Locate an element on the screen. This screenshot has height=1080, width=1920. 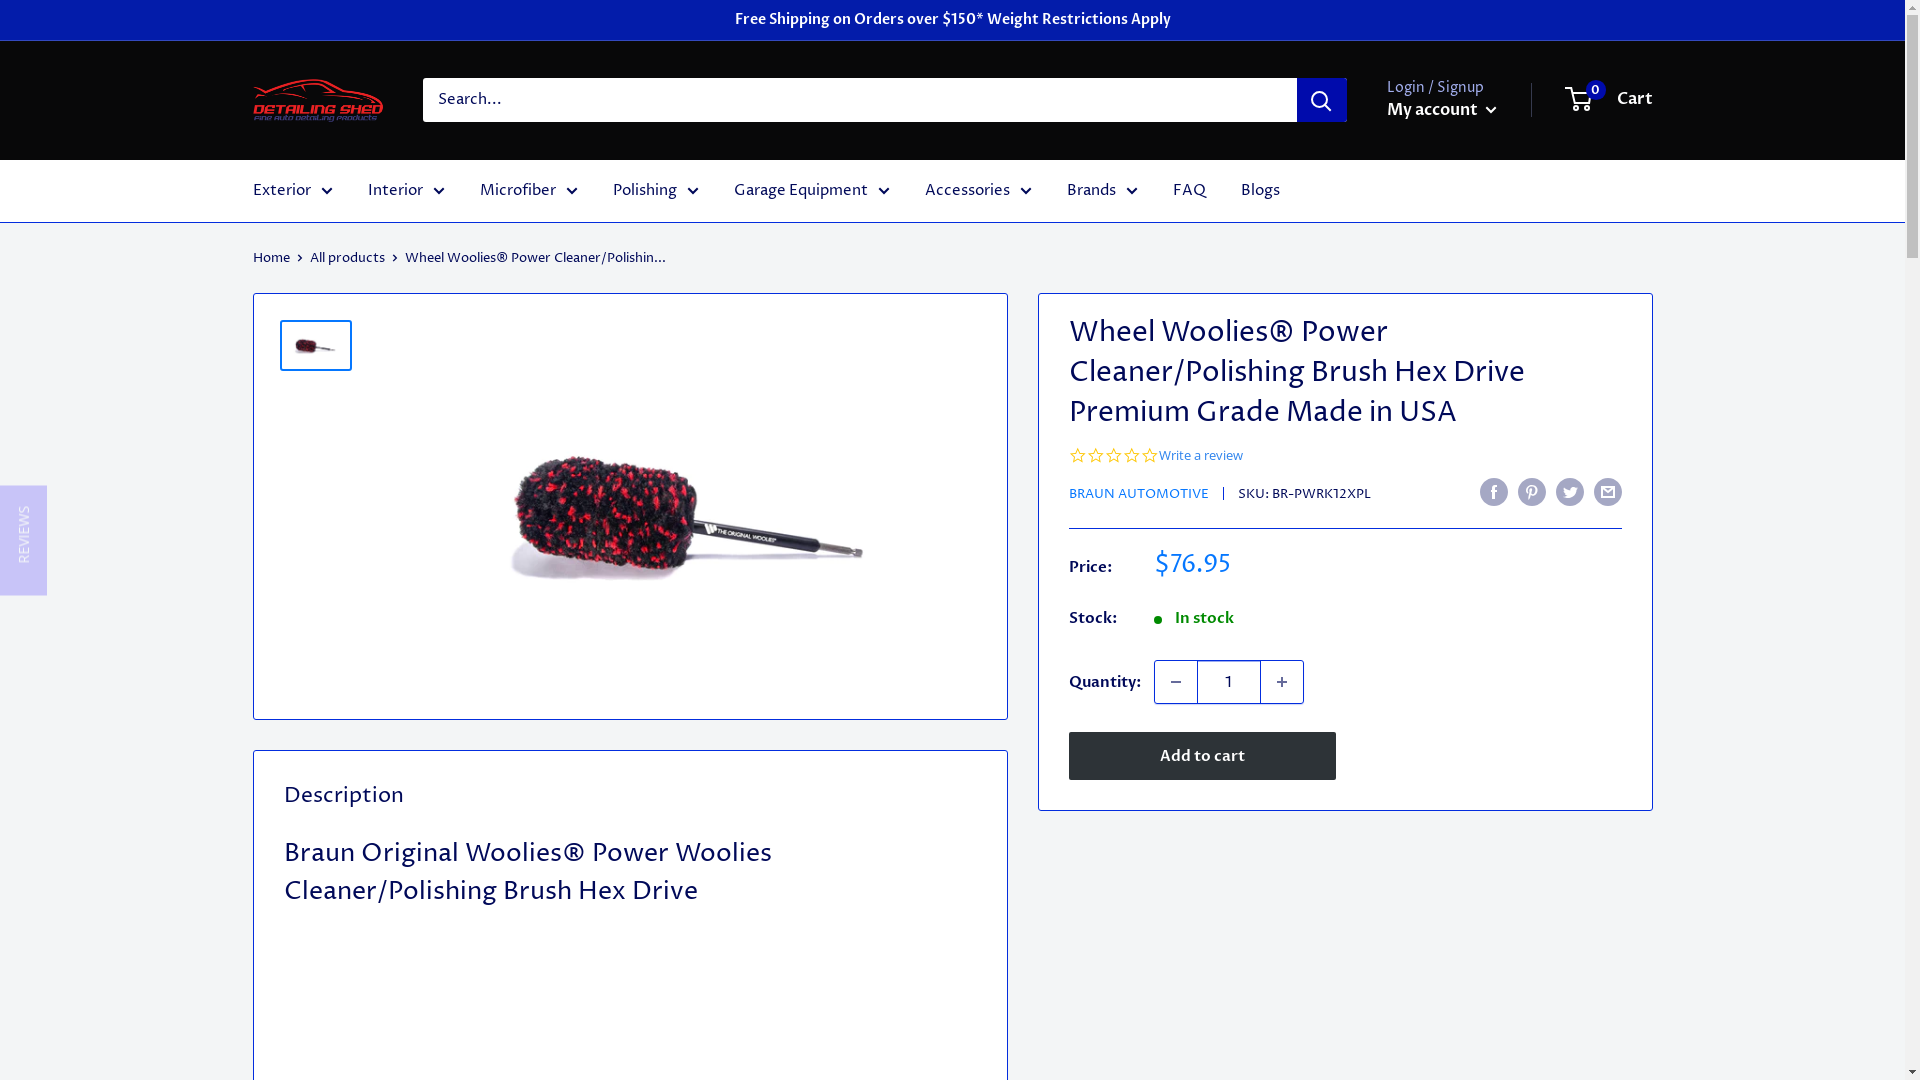
'Write a review' is located at coordinates (1200, 455).